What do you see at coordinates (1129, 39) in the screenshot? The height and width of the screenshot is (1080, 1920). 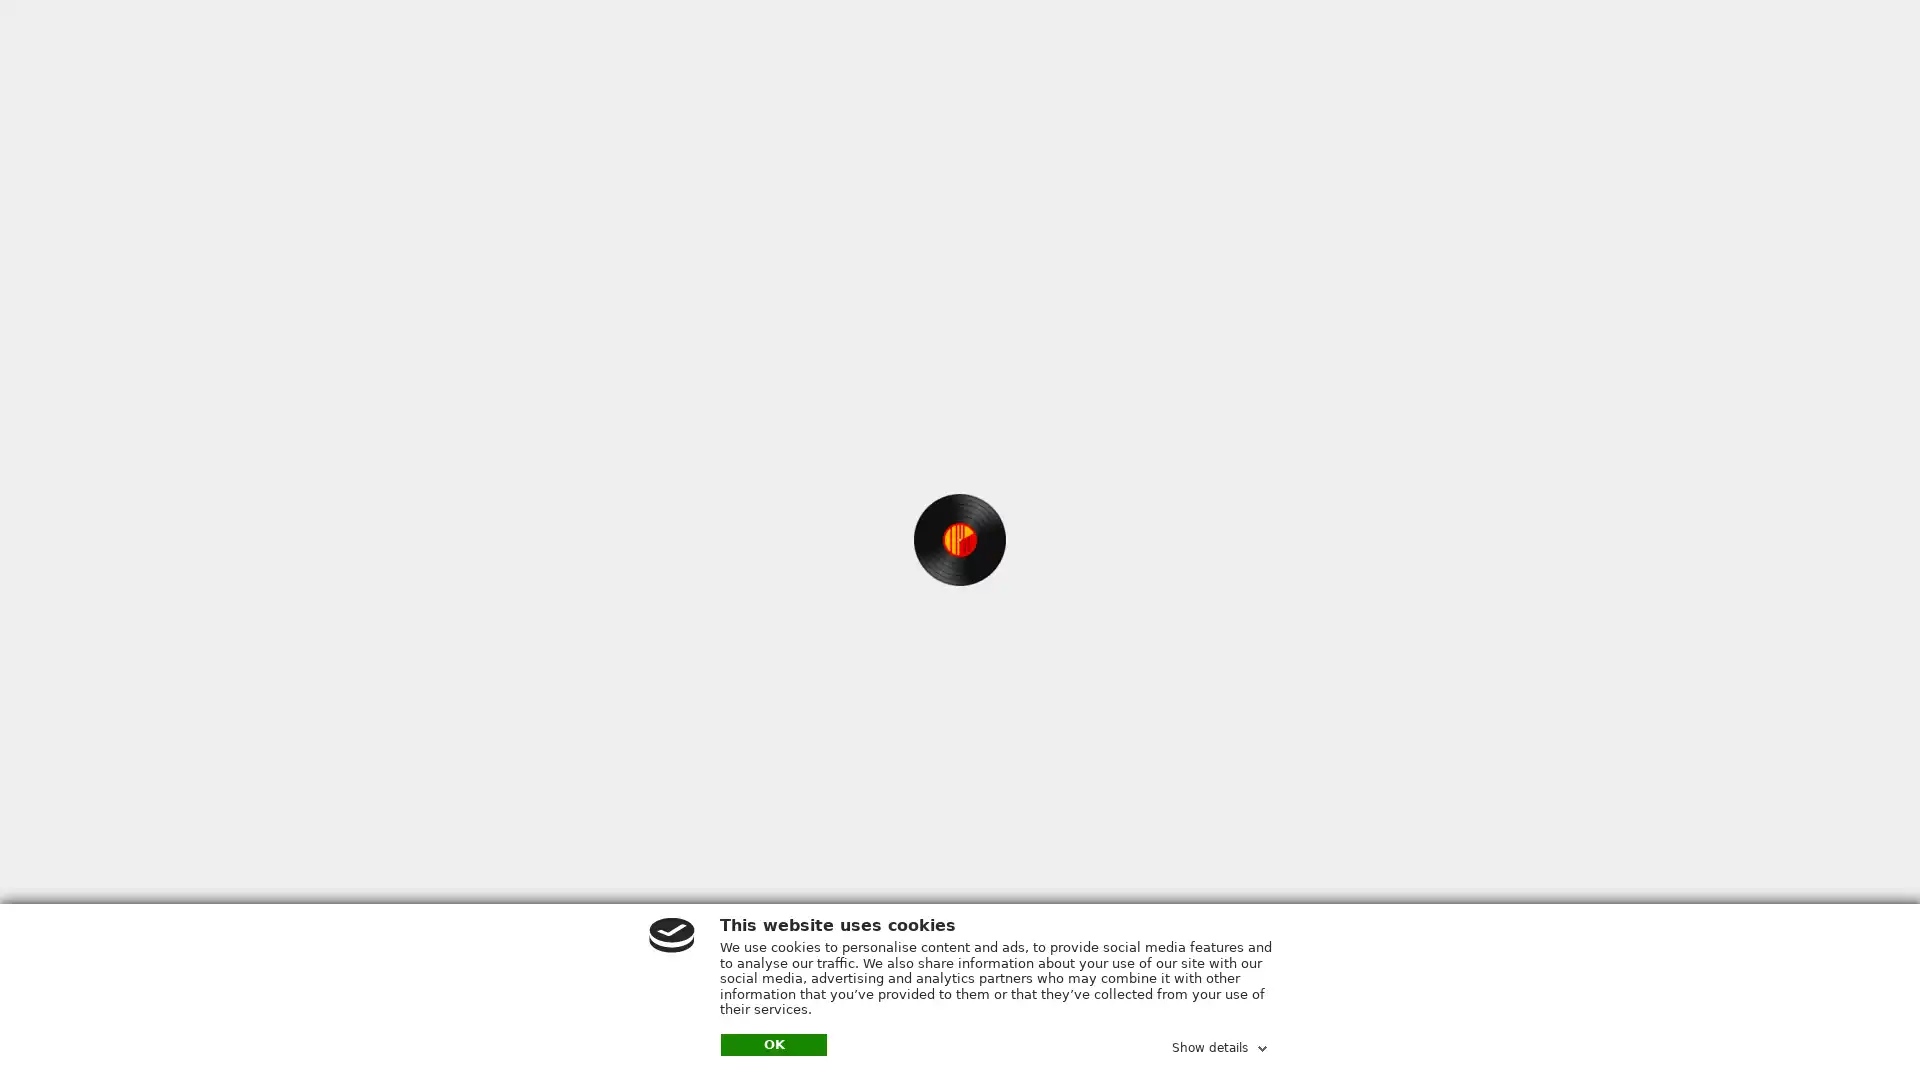 I see `search` at bounding box center [1129, 39].